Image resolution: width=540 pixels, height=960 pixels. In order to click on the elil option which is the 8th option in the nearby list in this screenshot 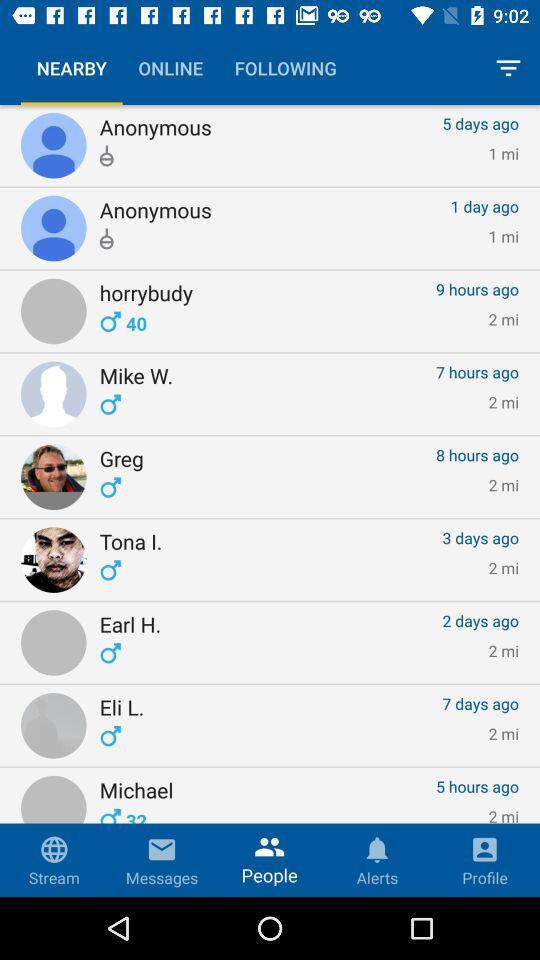, I will do `click(54, 724)`.